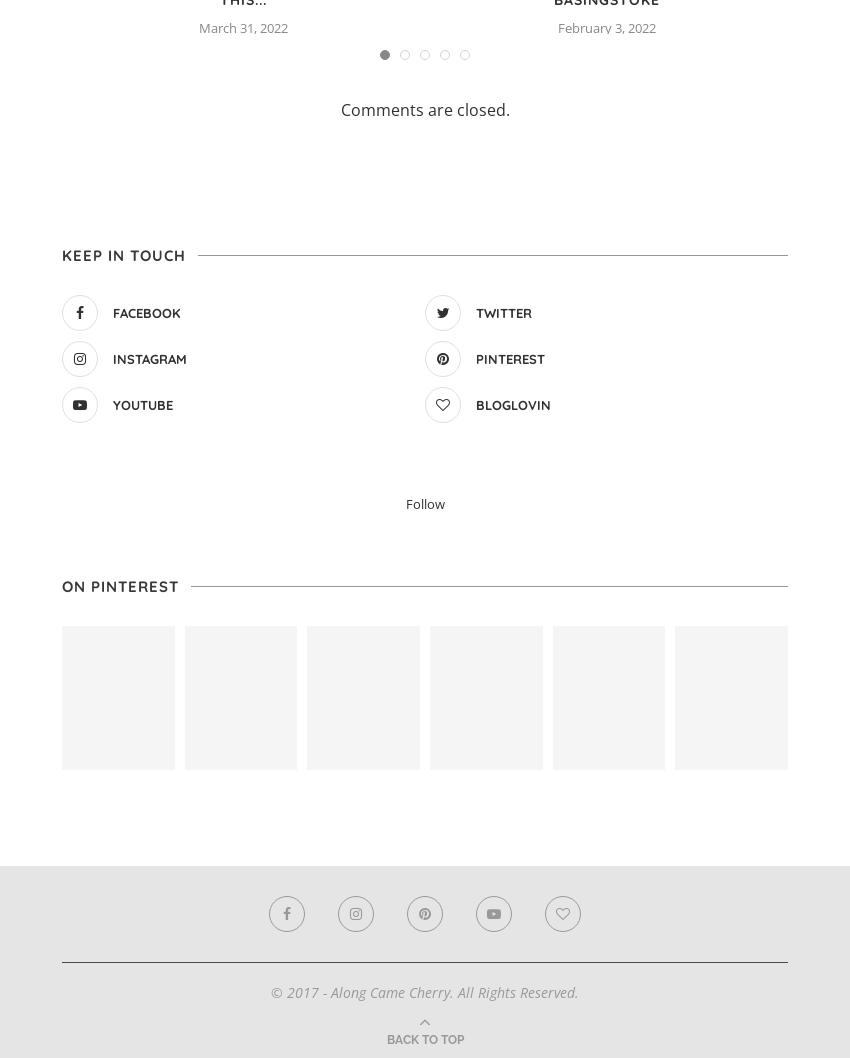  I want to click on 'February 3, 2022', so click(604, 26).